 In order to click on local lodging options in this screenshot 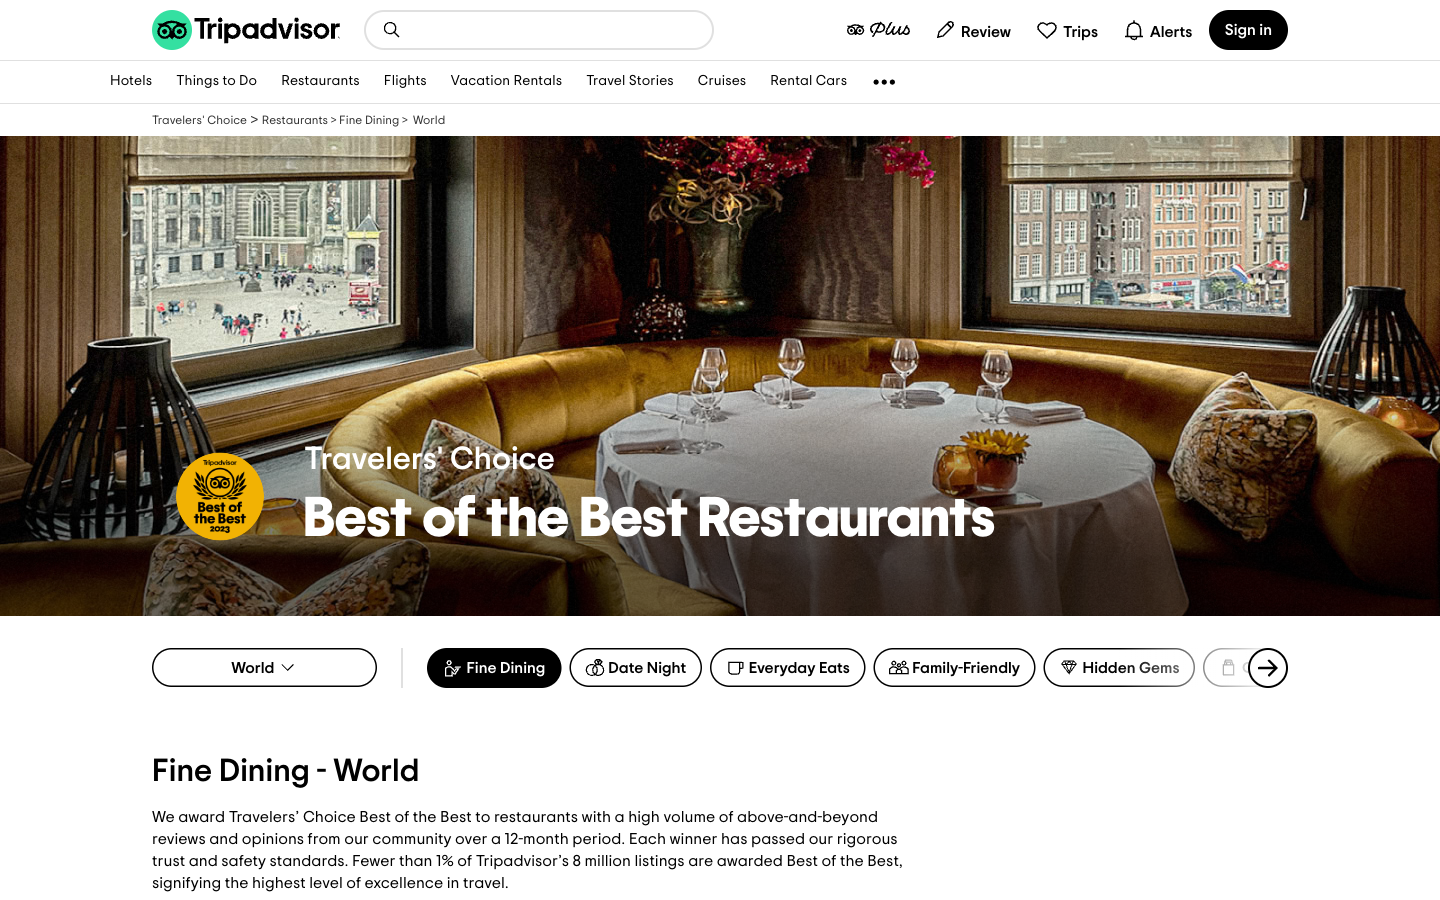, I will do `click(390, 28)`.